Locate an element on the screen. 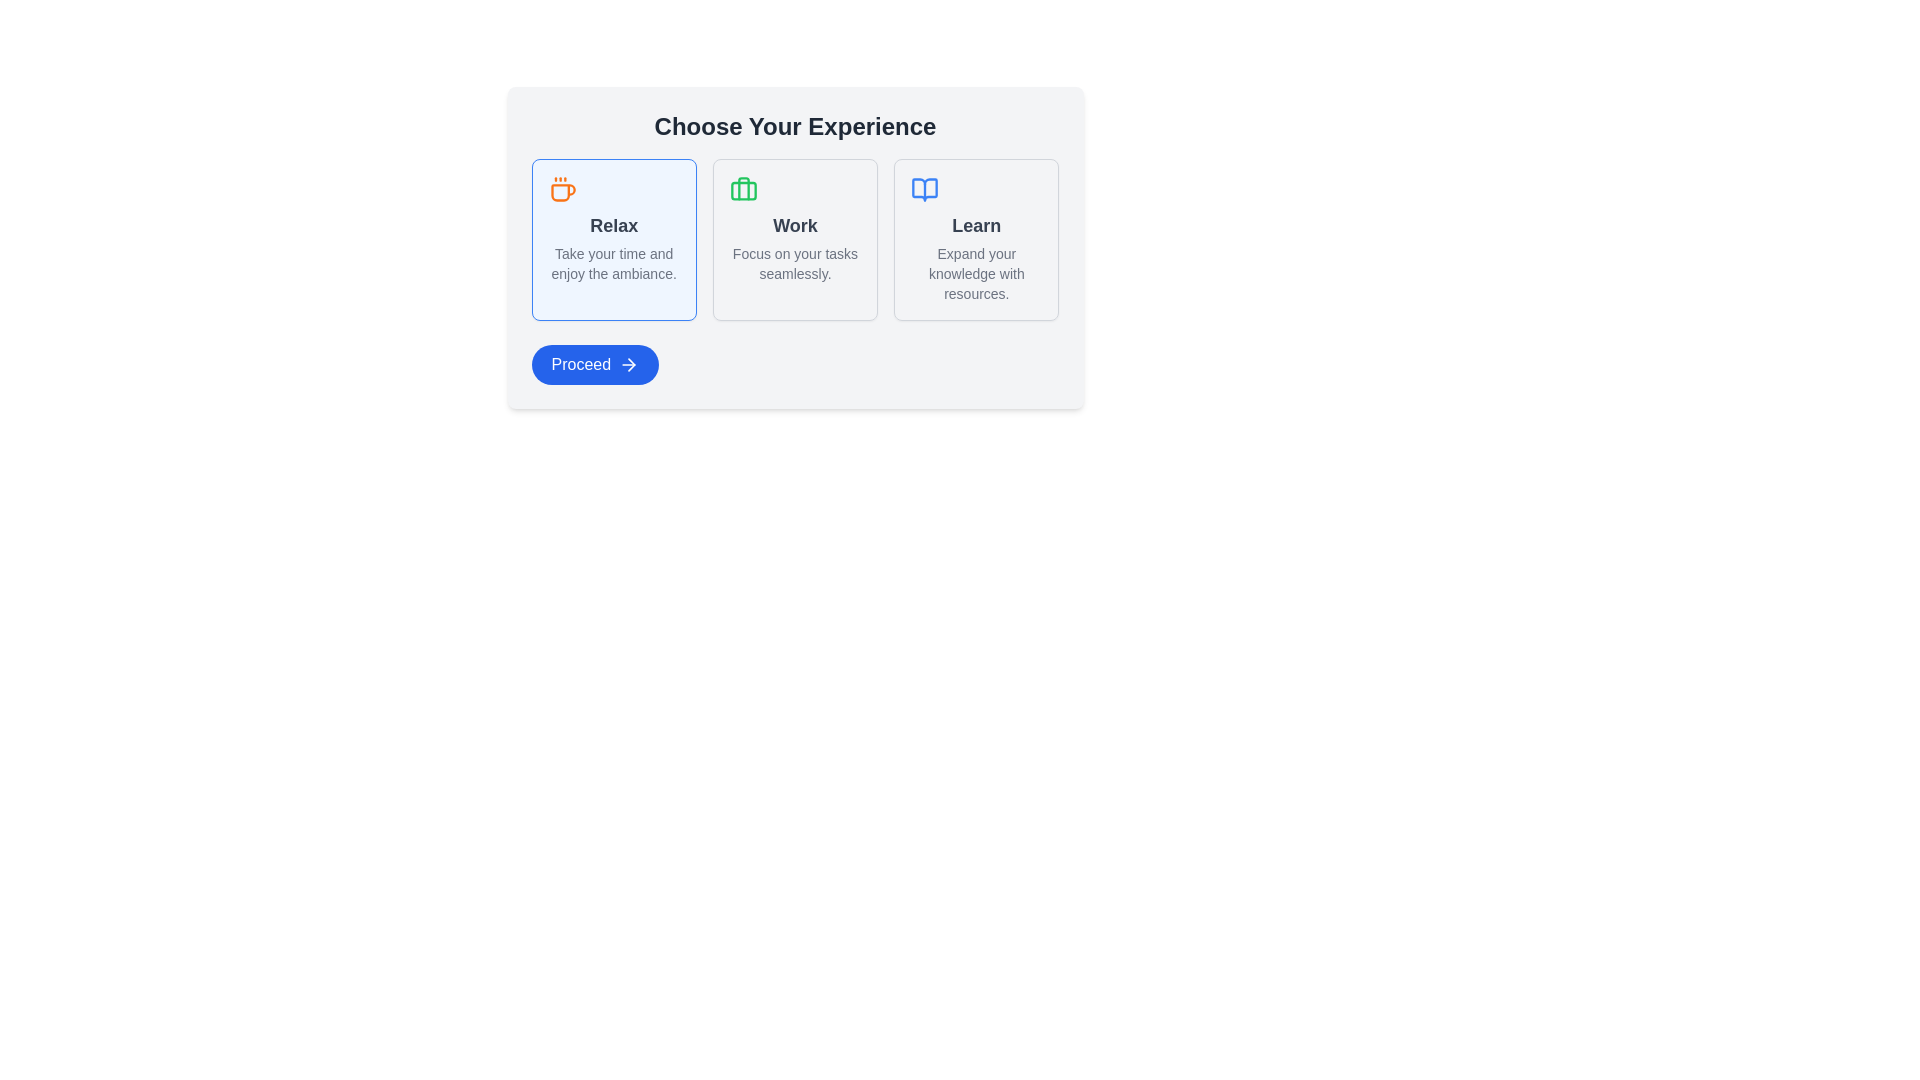 The width and height of the screenshot is (1920, 1080). the forward action icon located to the right of the 'Proceed' button, which visually indicates the next action is located at coordinates (628, 365).